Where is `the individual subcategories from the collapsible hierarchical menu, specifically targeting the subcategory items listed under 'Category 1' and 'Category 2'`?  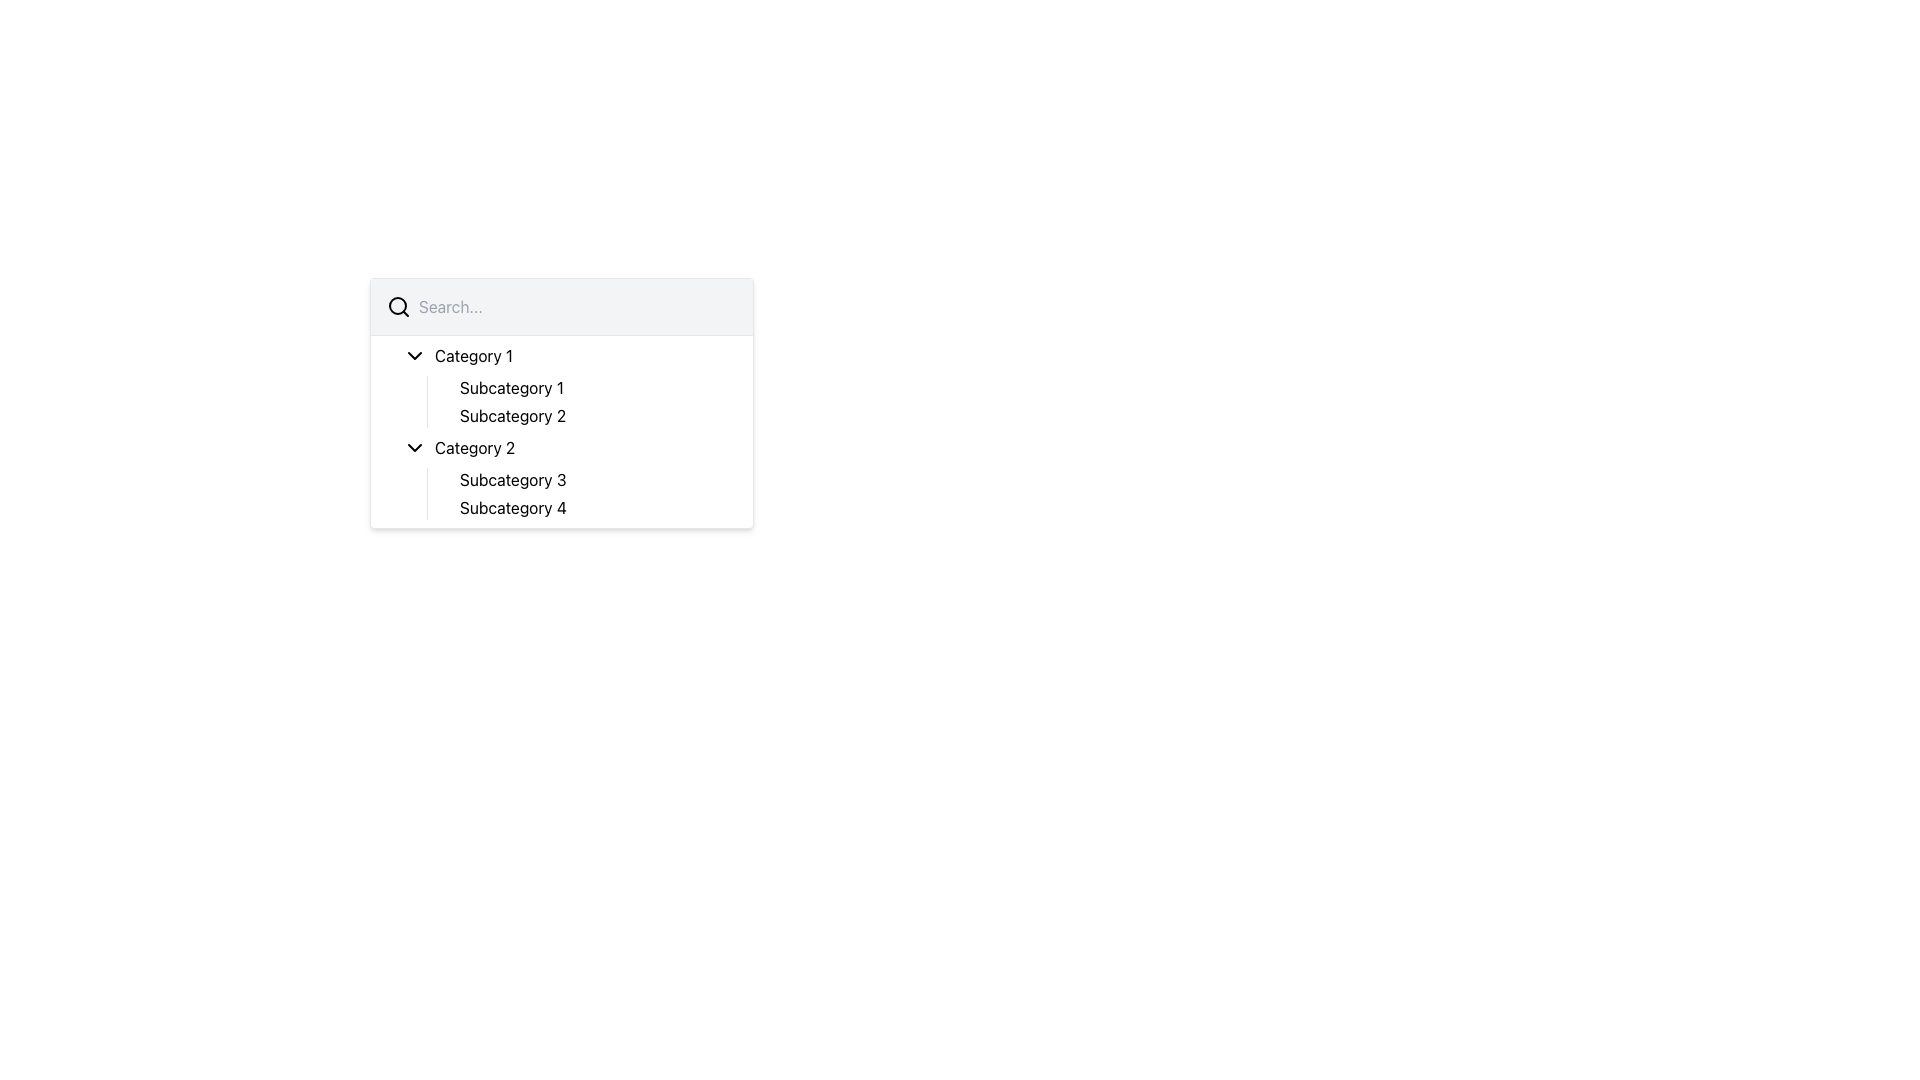
the individual subcategories from the collapsible hierarchical menu, specifically targeting the subcategory items listed under 'Category 1' and 'Category 2' is located at coordinates (560, 431).